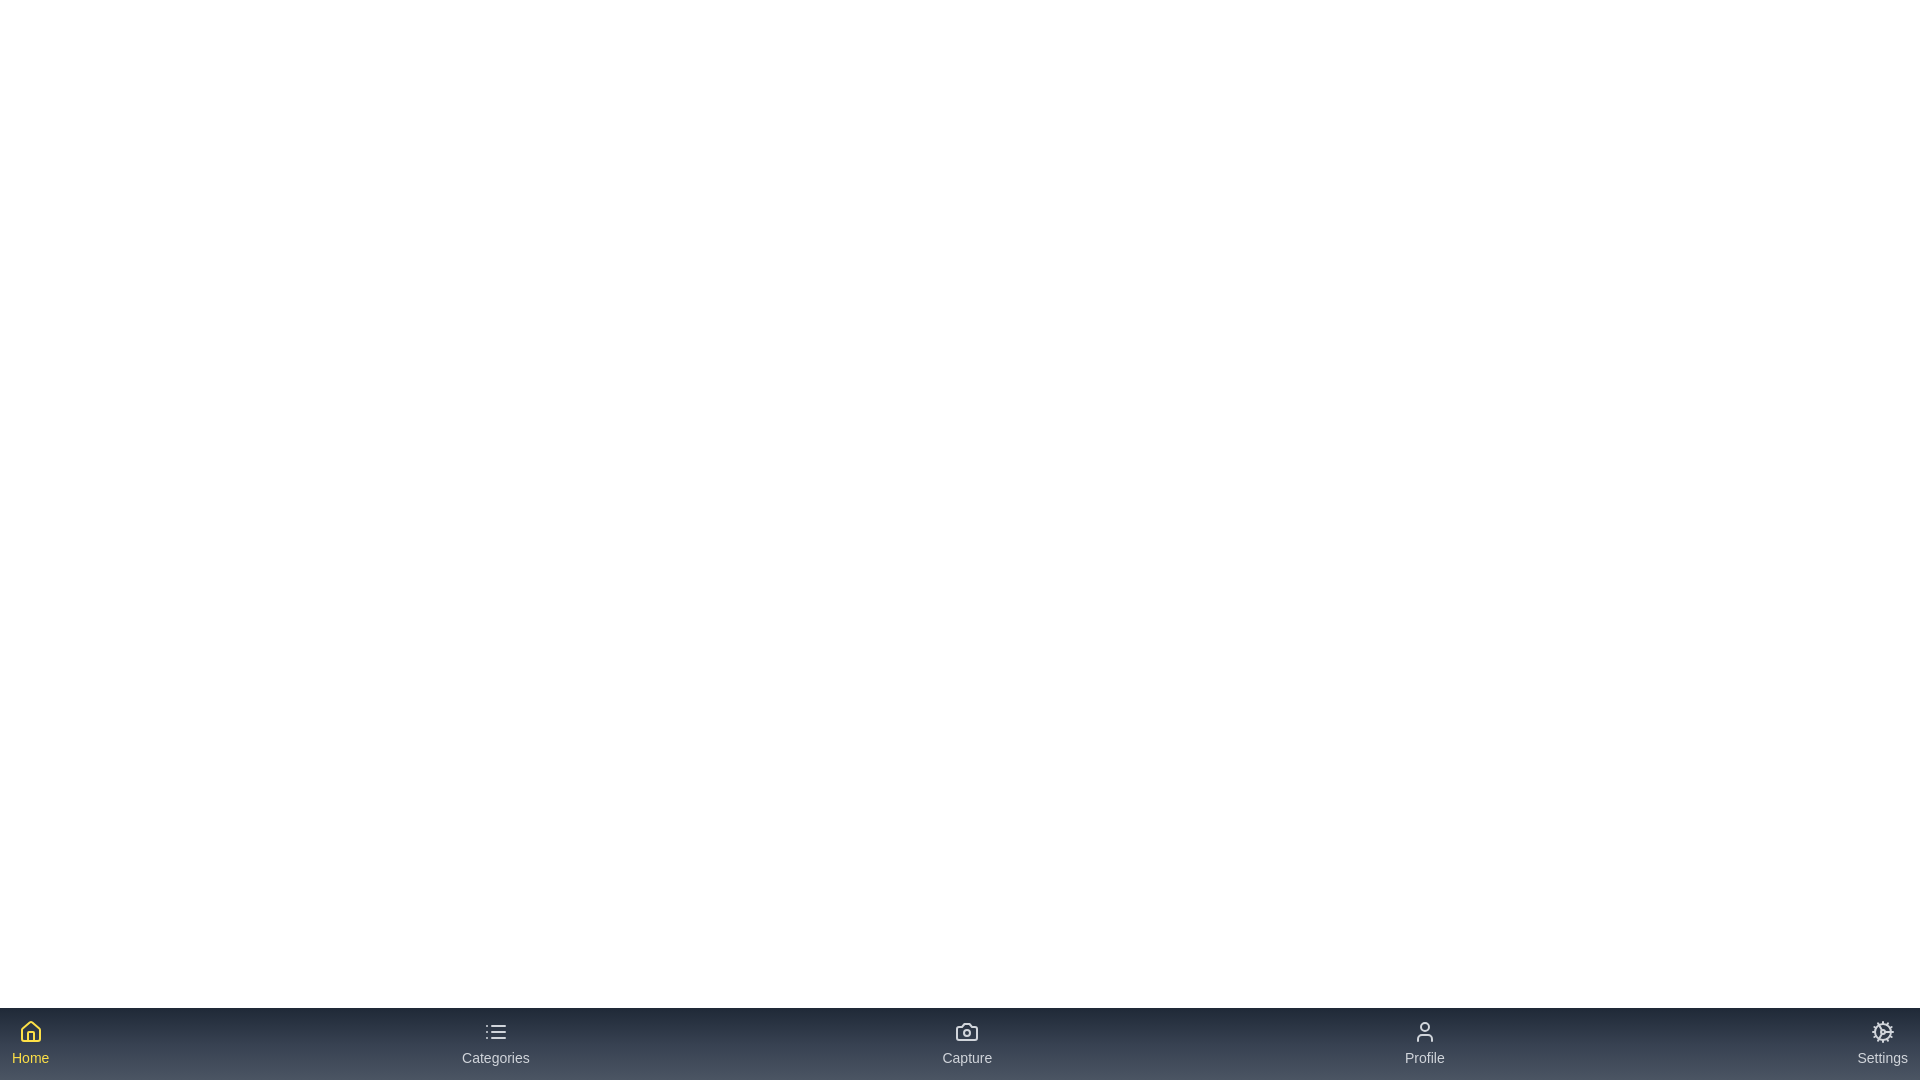 The width and height of the screenshot is (1920, 1080). What do you see at coordinates (1881, 1043) in the screenshot?
I see `the tab labeled 'Settings' to see its hover effect` at bounding box center [1881, 1043].